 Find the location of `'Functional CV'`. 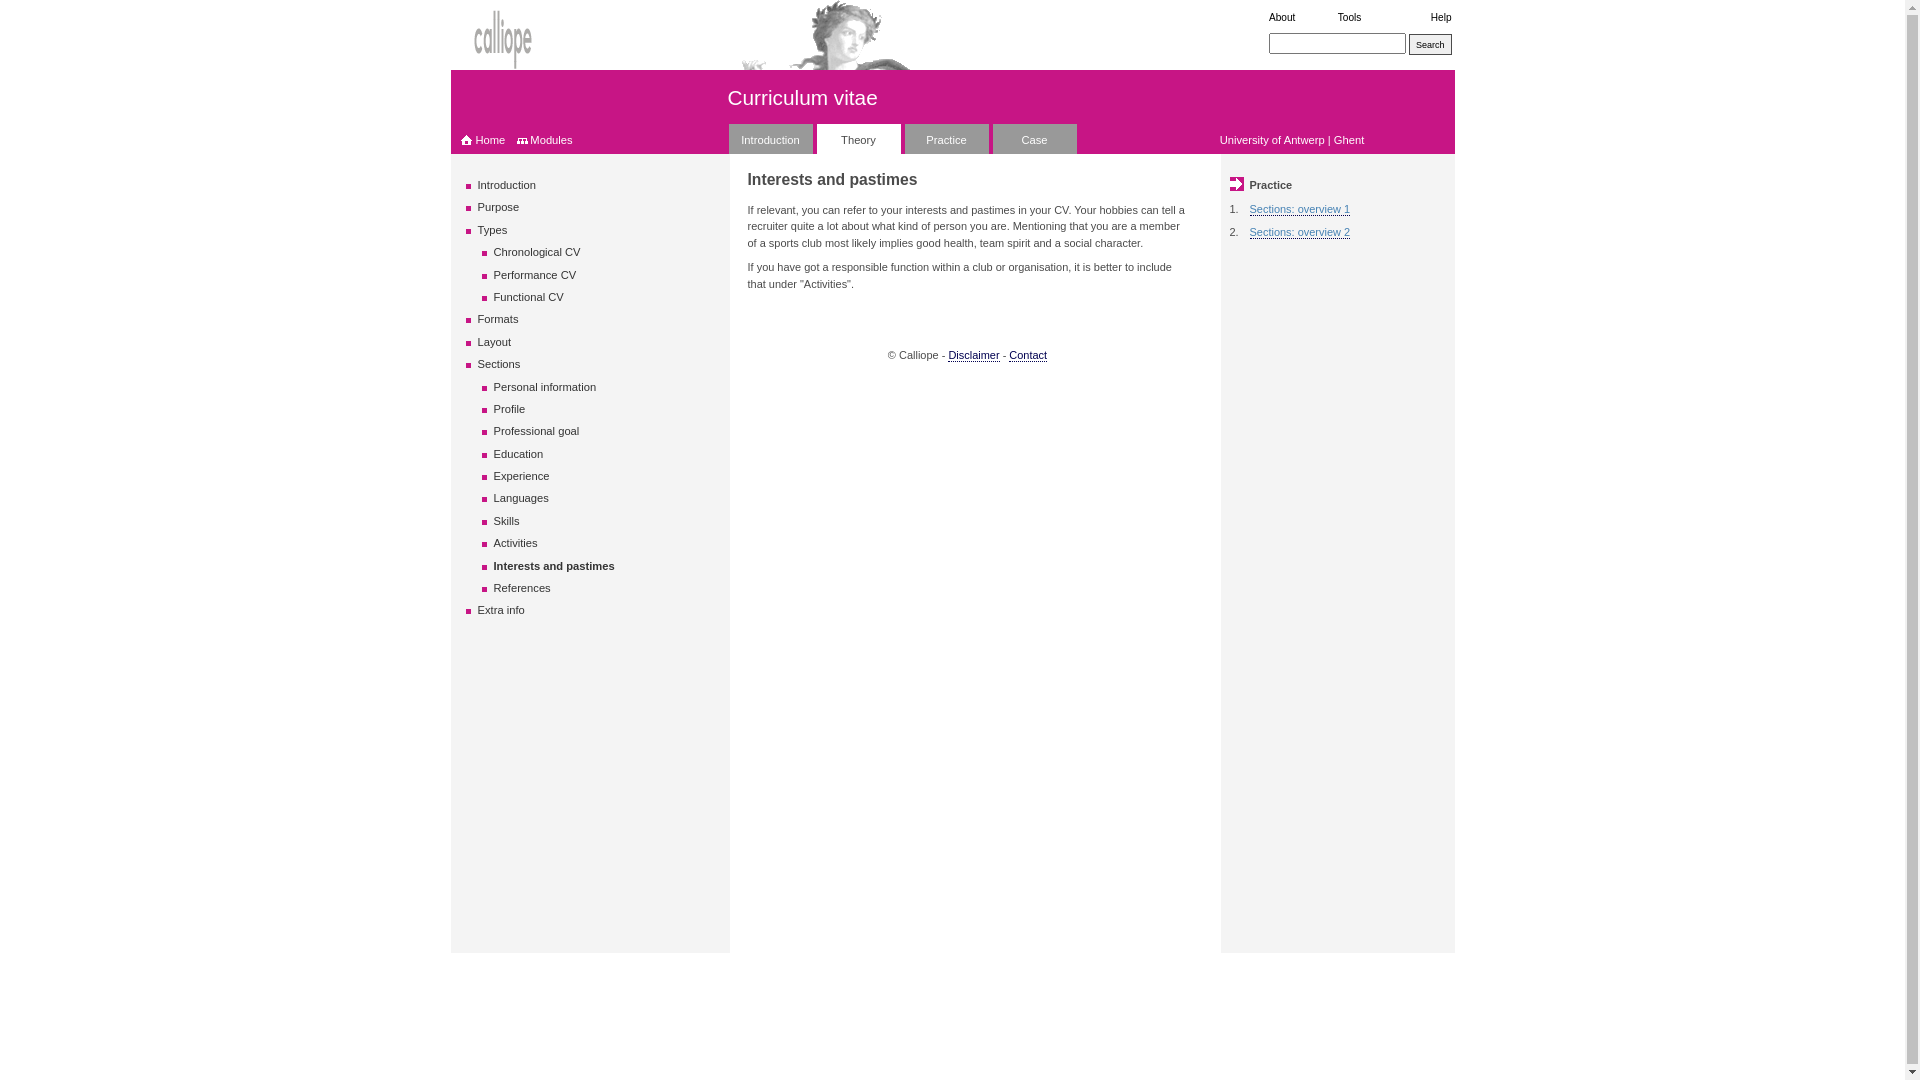

'Functional CV' is located at coordinates (528, 297).